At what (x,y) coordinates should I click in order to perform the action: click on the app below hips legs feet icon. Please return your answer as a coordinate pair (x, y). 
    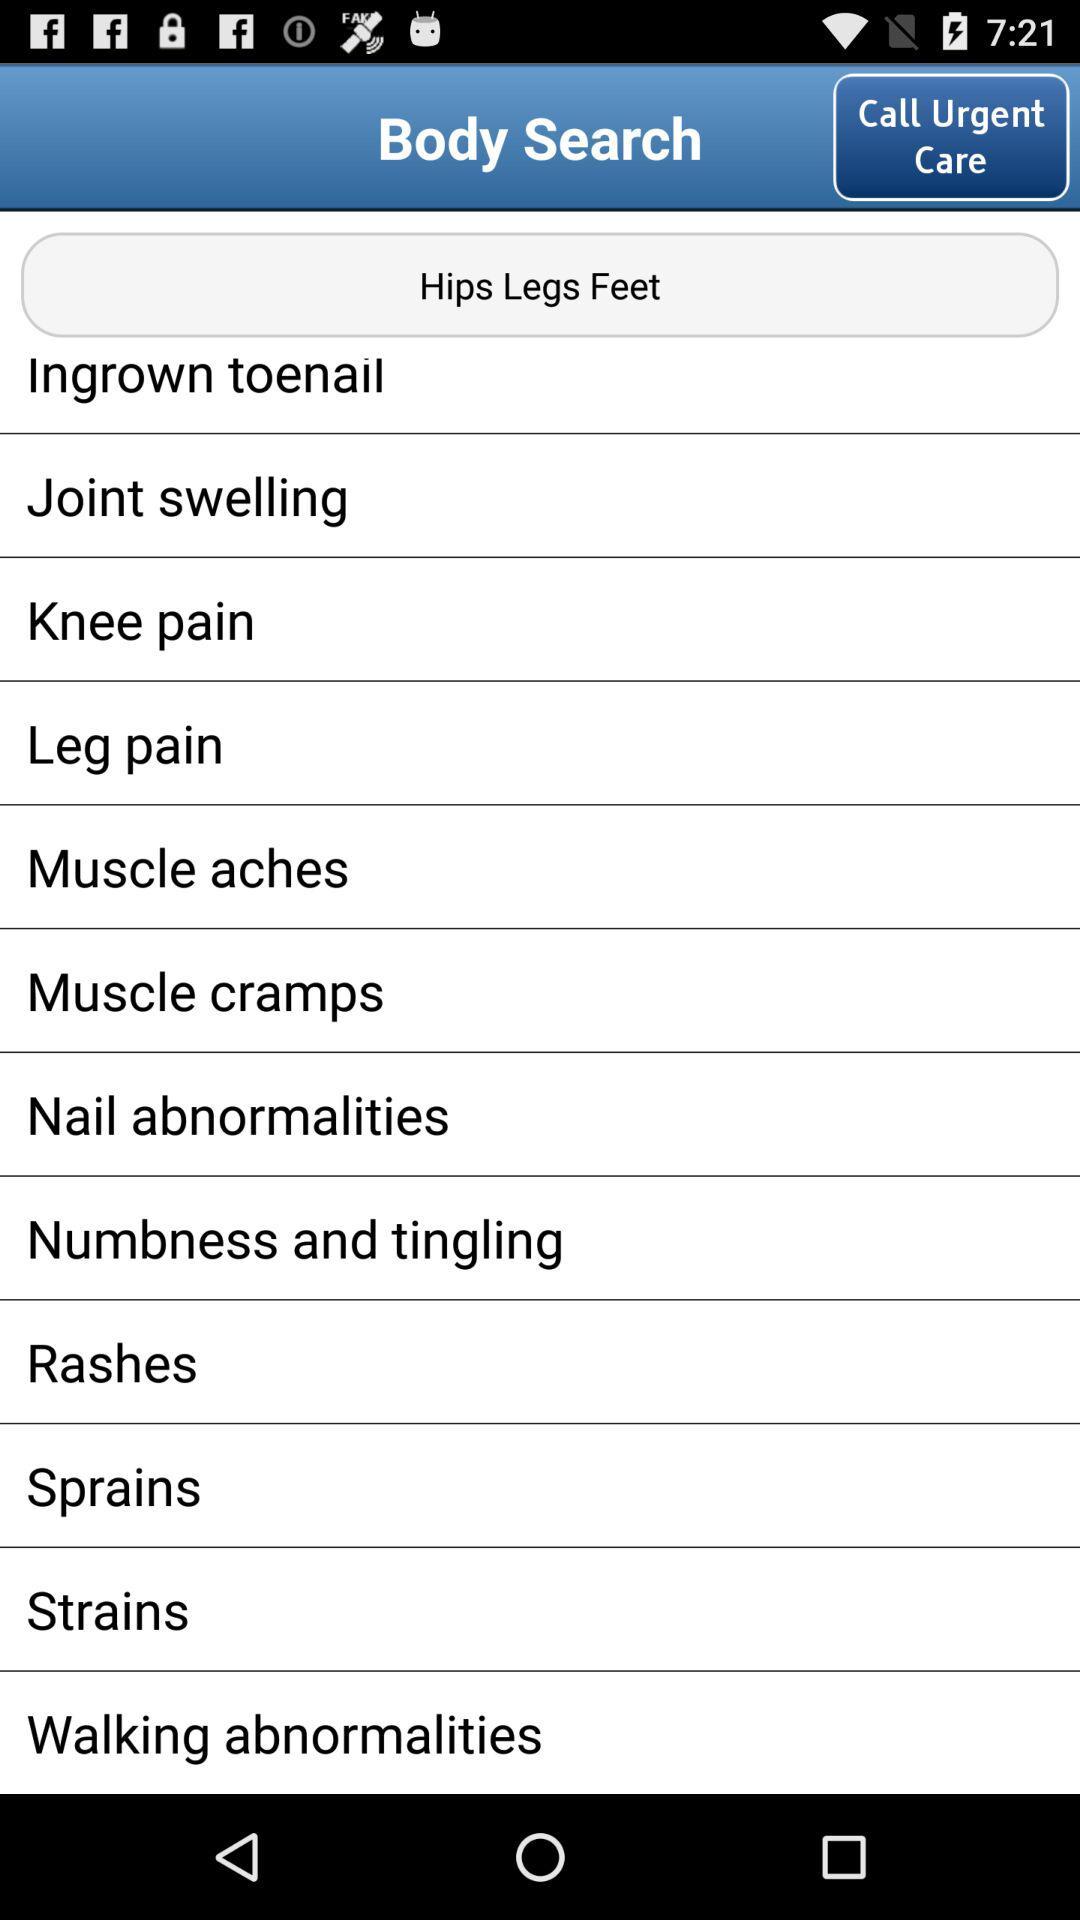
    Looking at the image, I should click on (540, 395).